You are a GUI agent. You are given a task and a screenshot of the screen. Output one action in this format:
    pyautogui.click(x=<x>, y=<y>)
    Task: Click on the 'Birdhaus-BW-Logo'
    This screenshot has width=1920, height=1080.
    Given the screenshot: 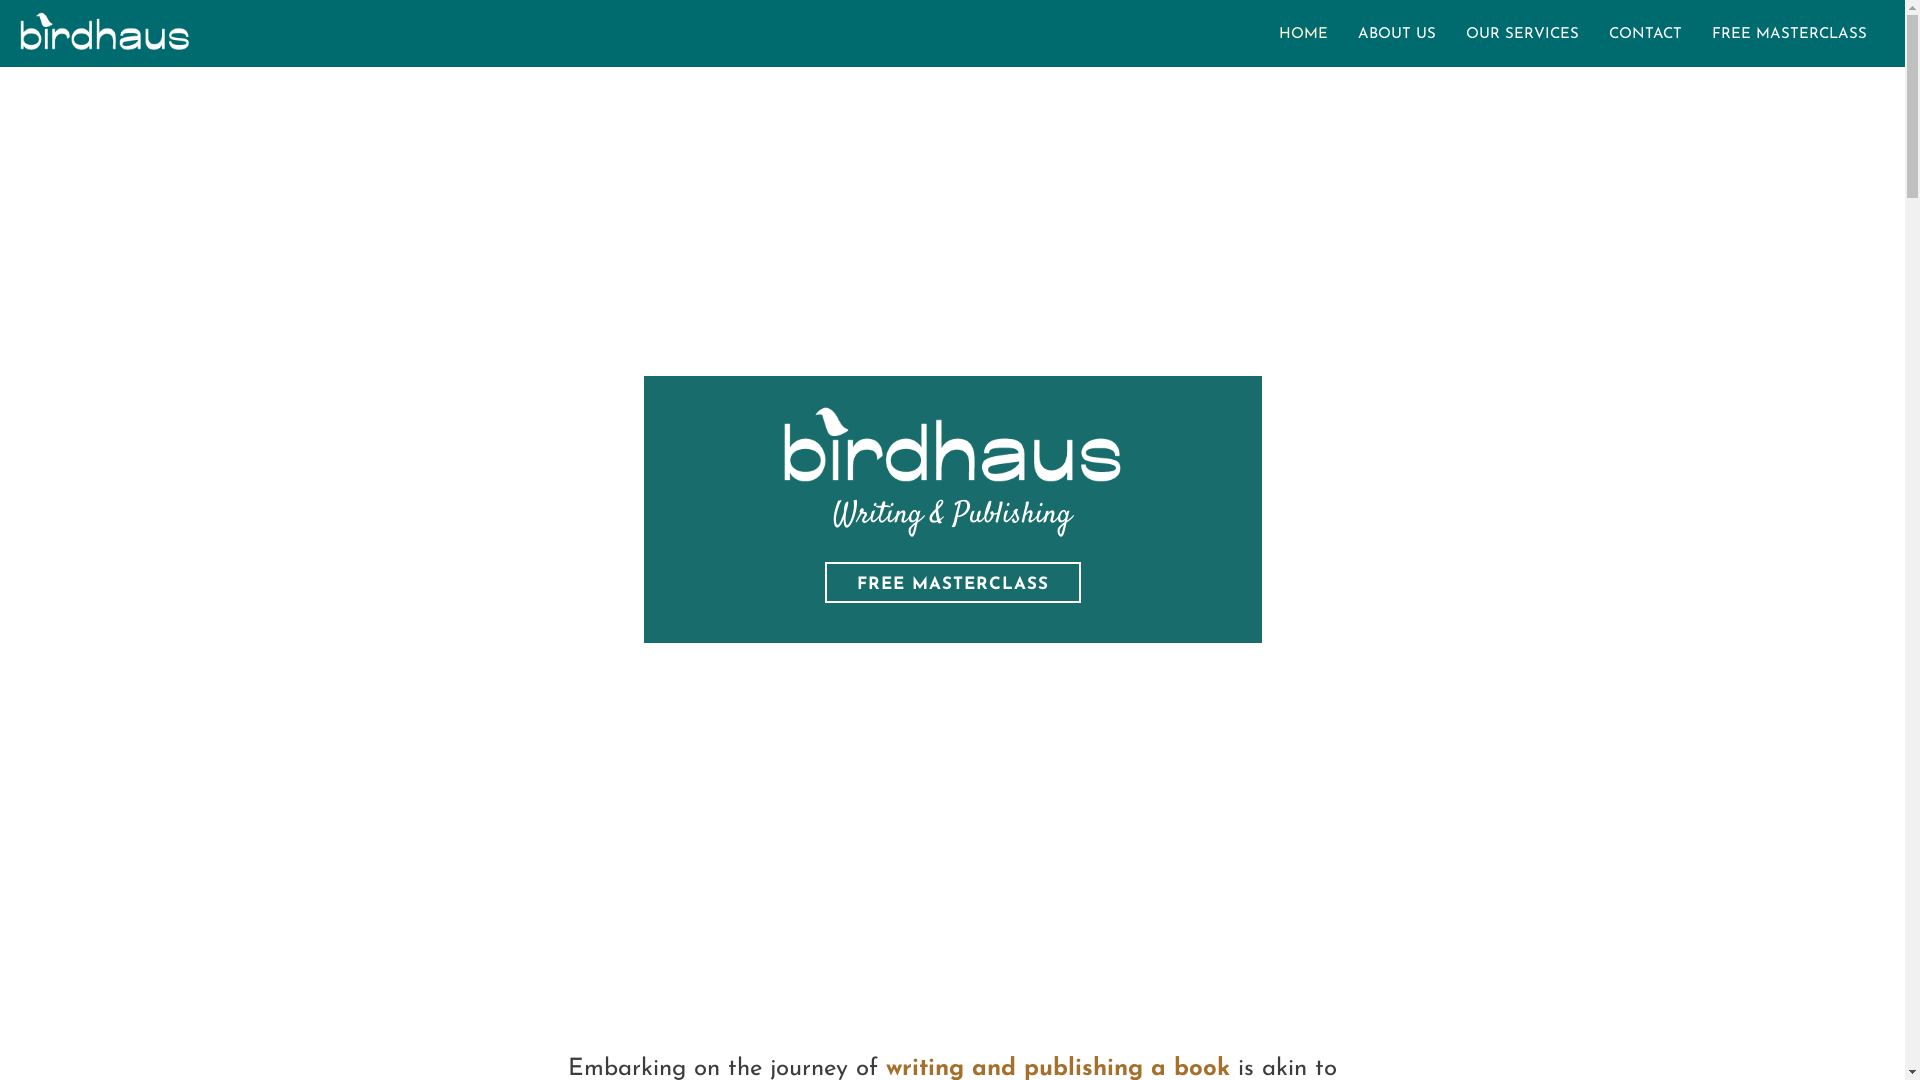 What is the action you would take?
    pyautogui.click(x=104, y=30)
    